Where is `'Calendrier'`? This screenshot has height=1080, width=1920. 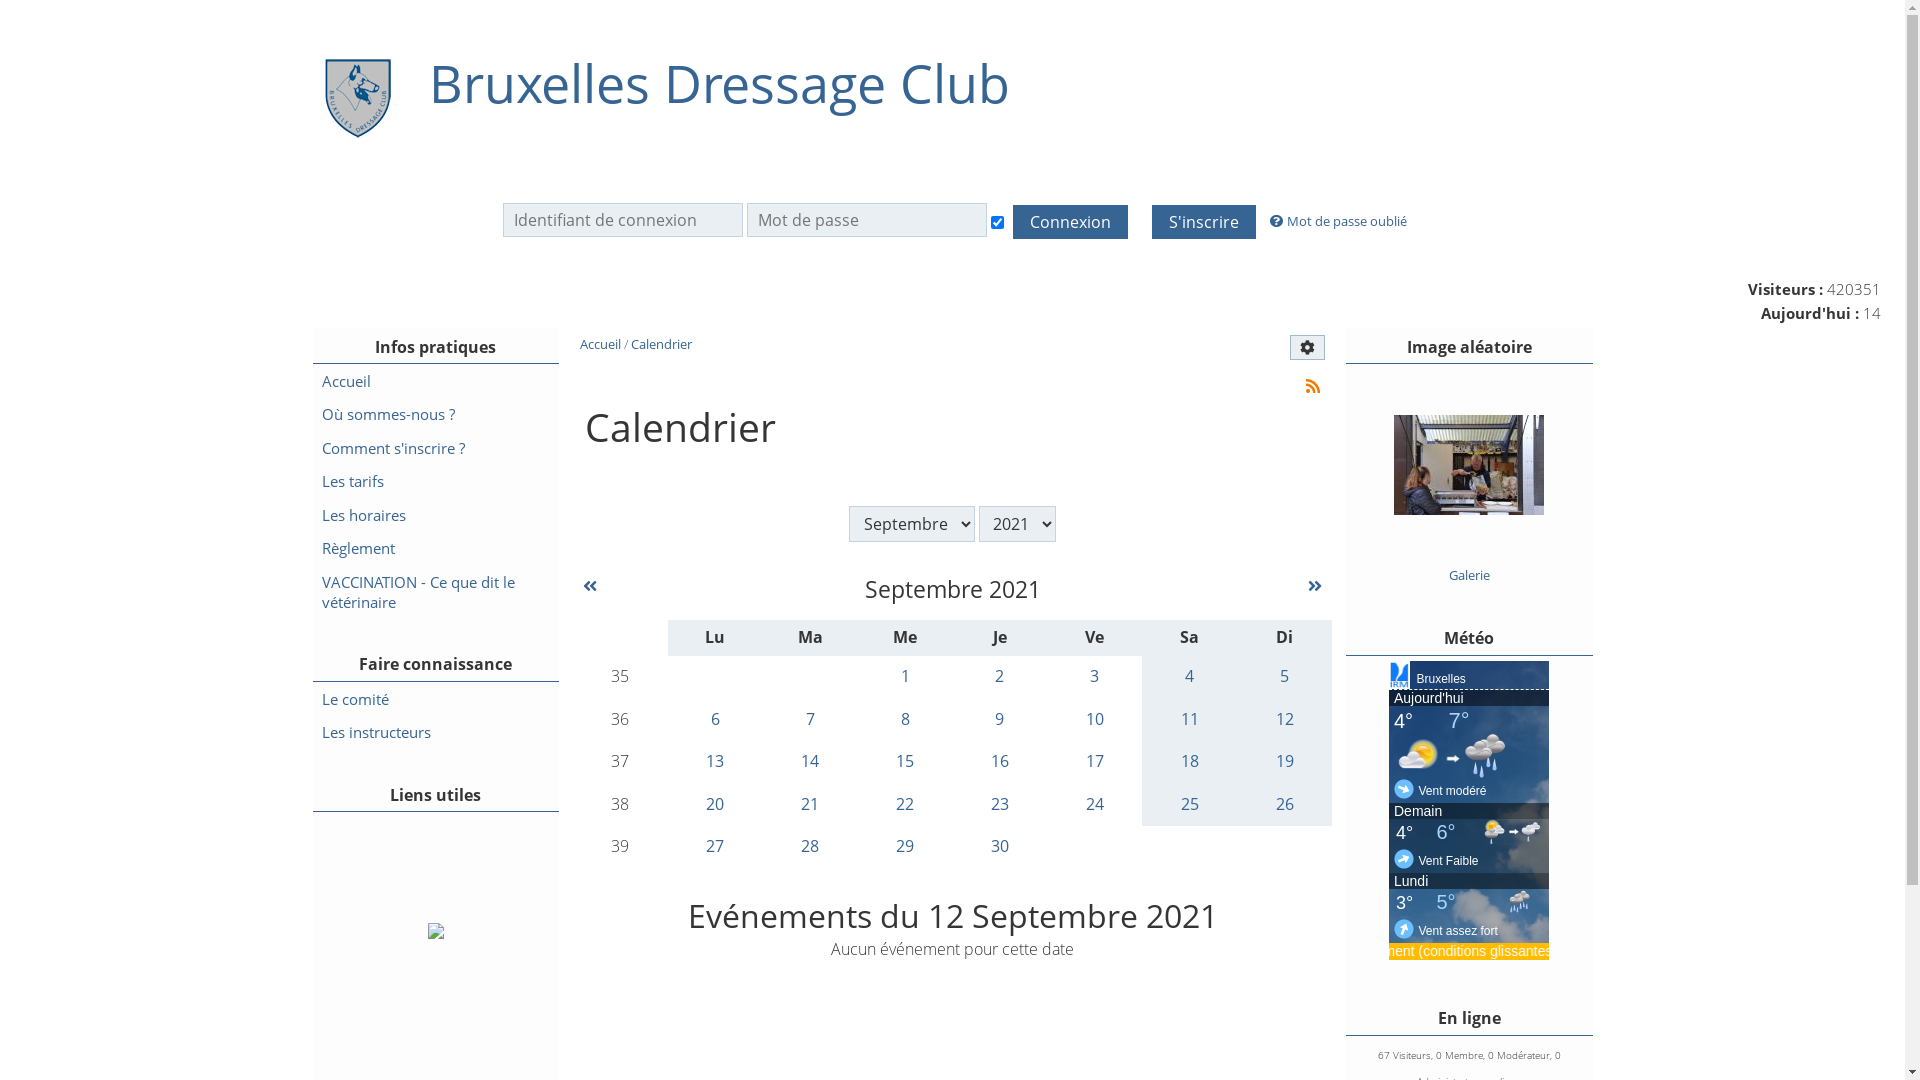 'Calendrier' is located at coordinates (661, 342).